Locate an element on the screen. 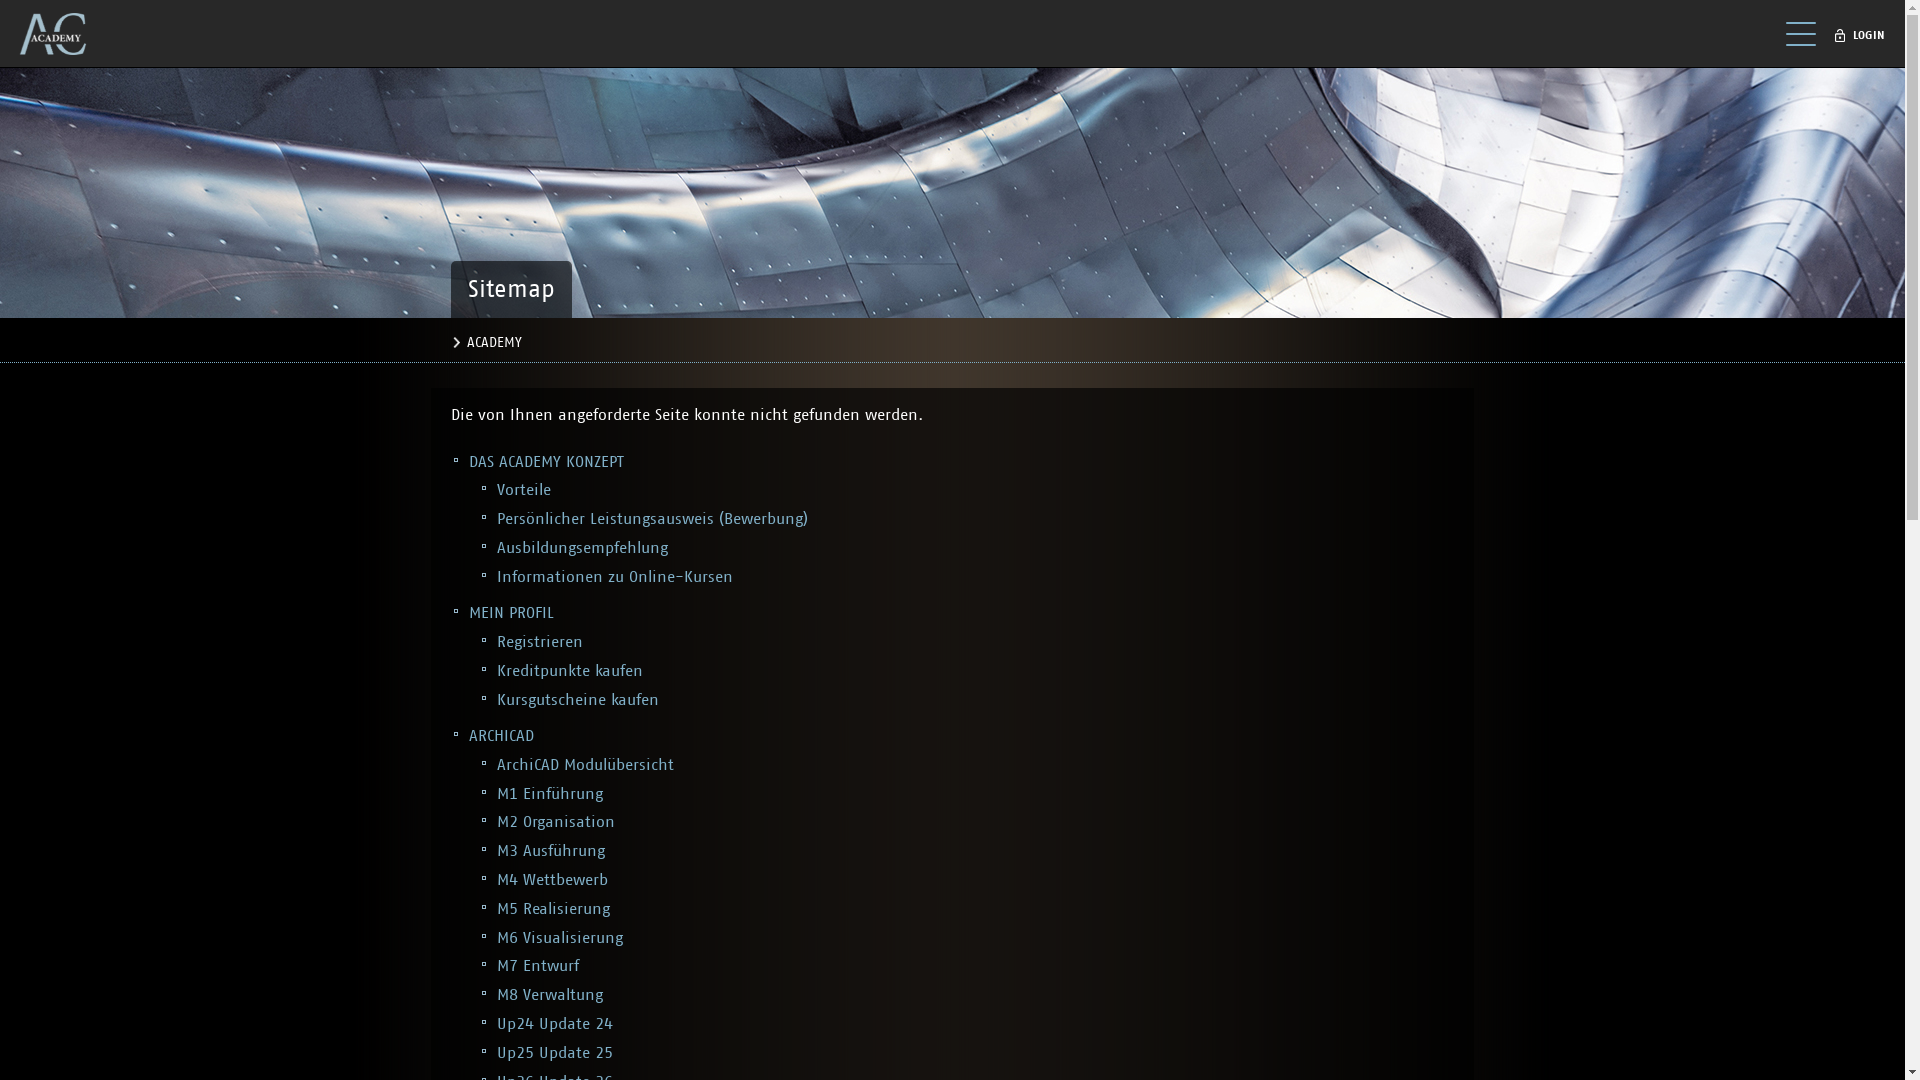  'Registrieren' is located at coordinates (539, 641).